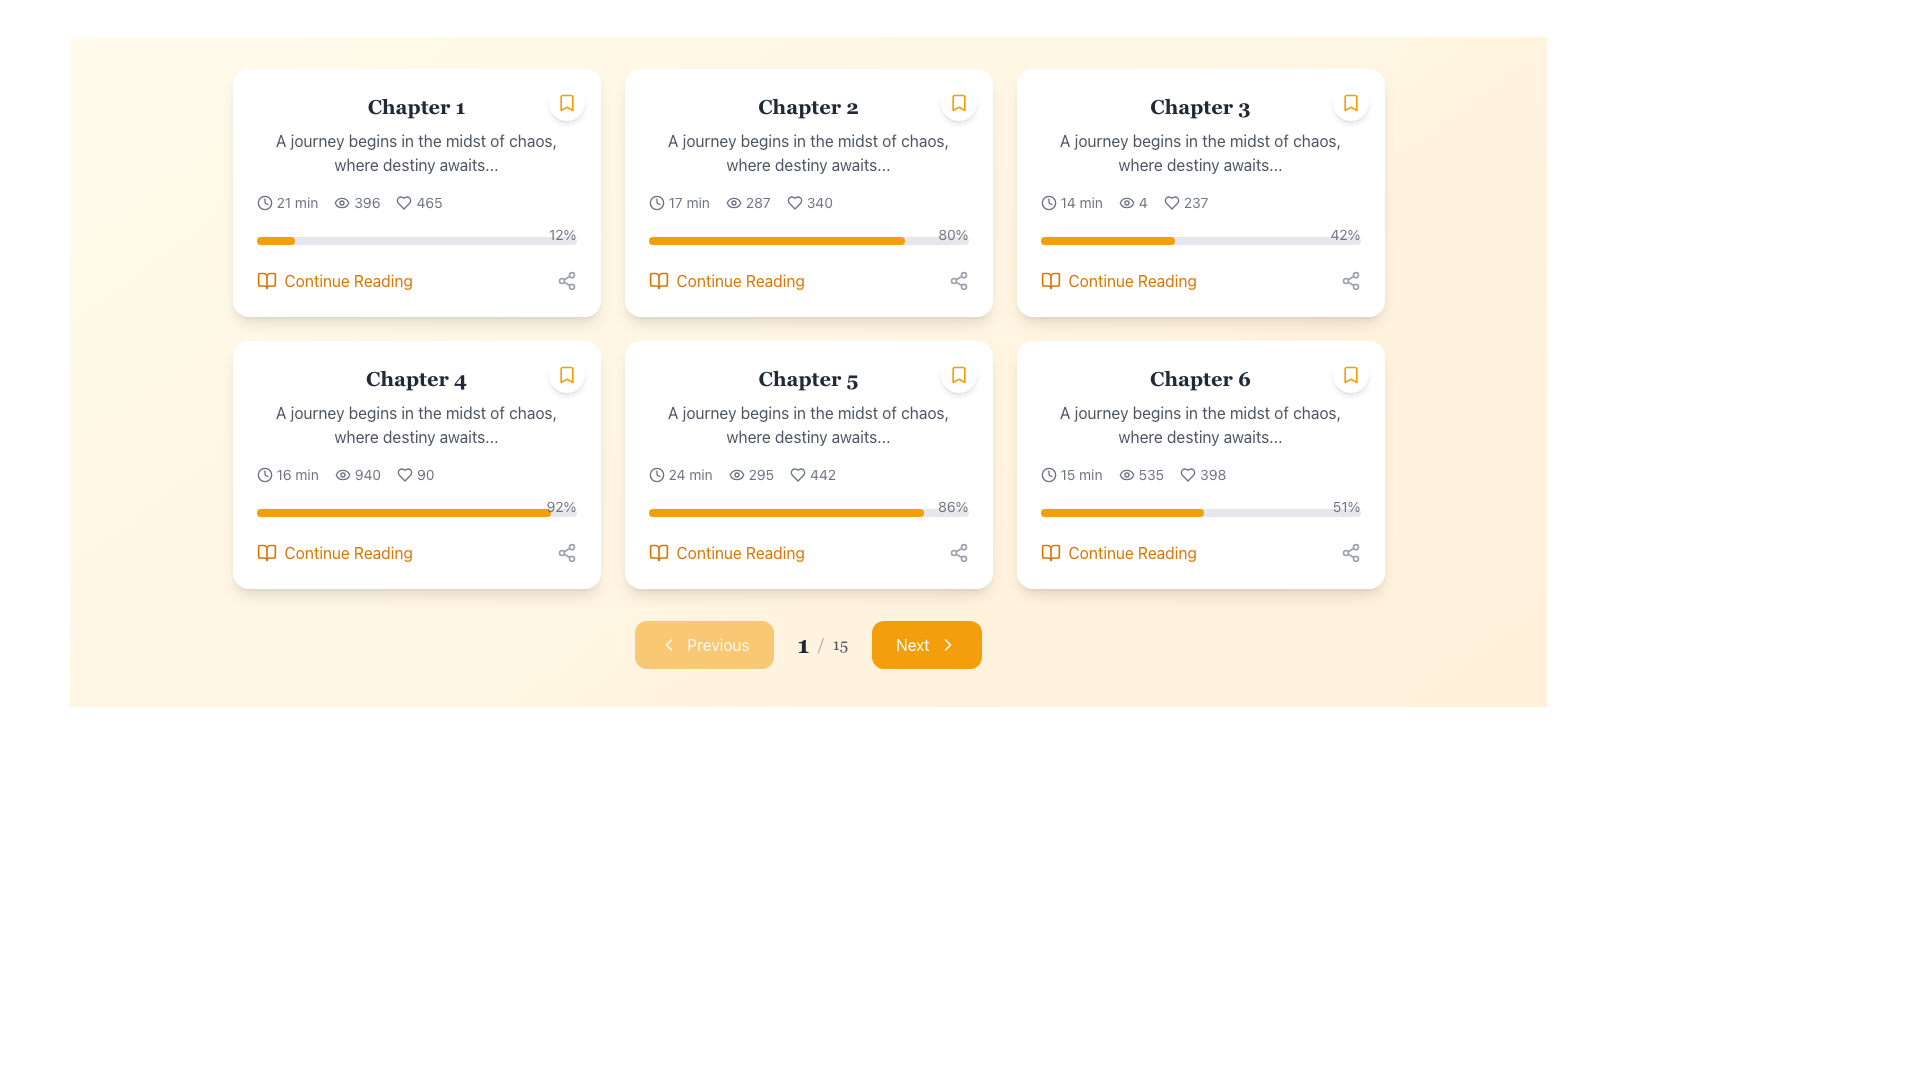 This screenshot has height=1080, width=1920. What do you see at coordinates (952, 505) in the screenshot?
I see `the text label displaying '86%', which is styled in a small gray font and positioned above the progress bar in Chapter 5's card layout` at bounding box center [952, 505].